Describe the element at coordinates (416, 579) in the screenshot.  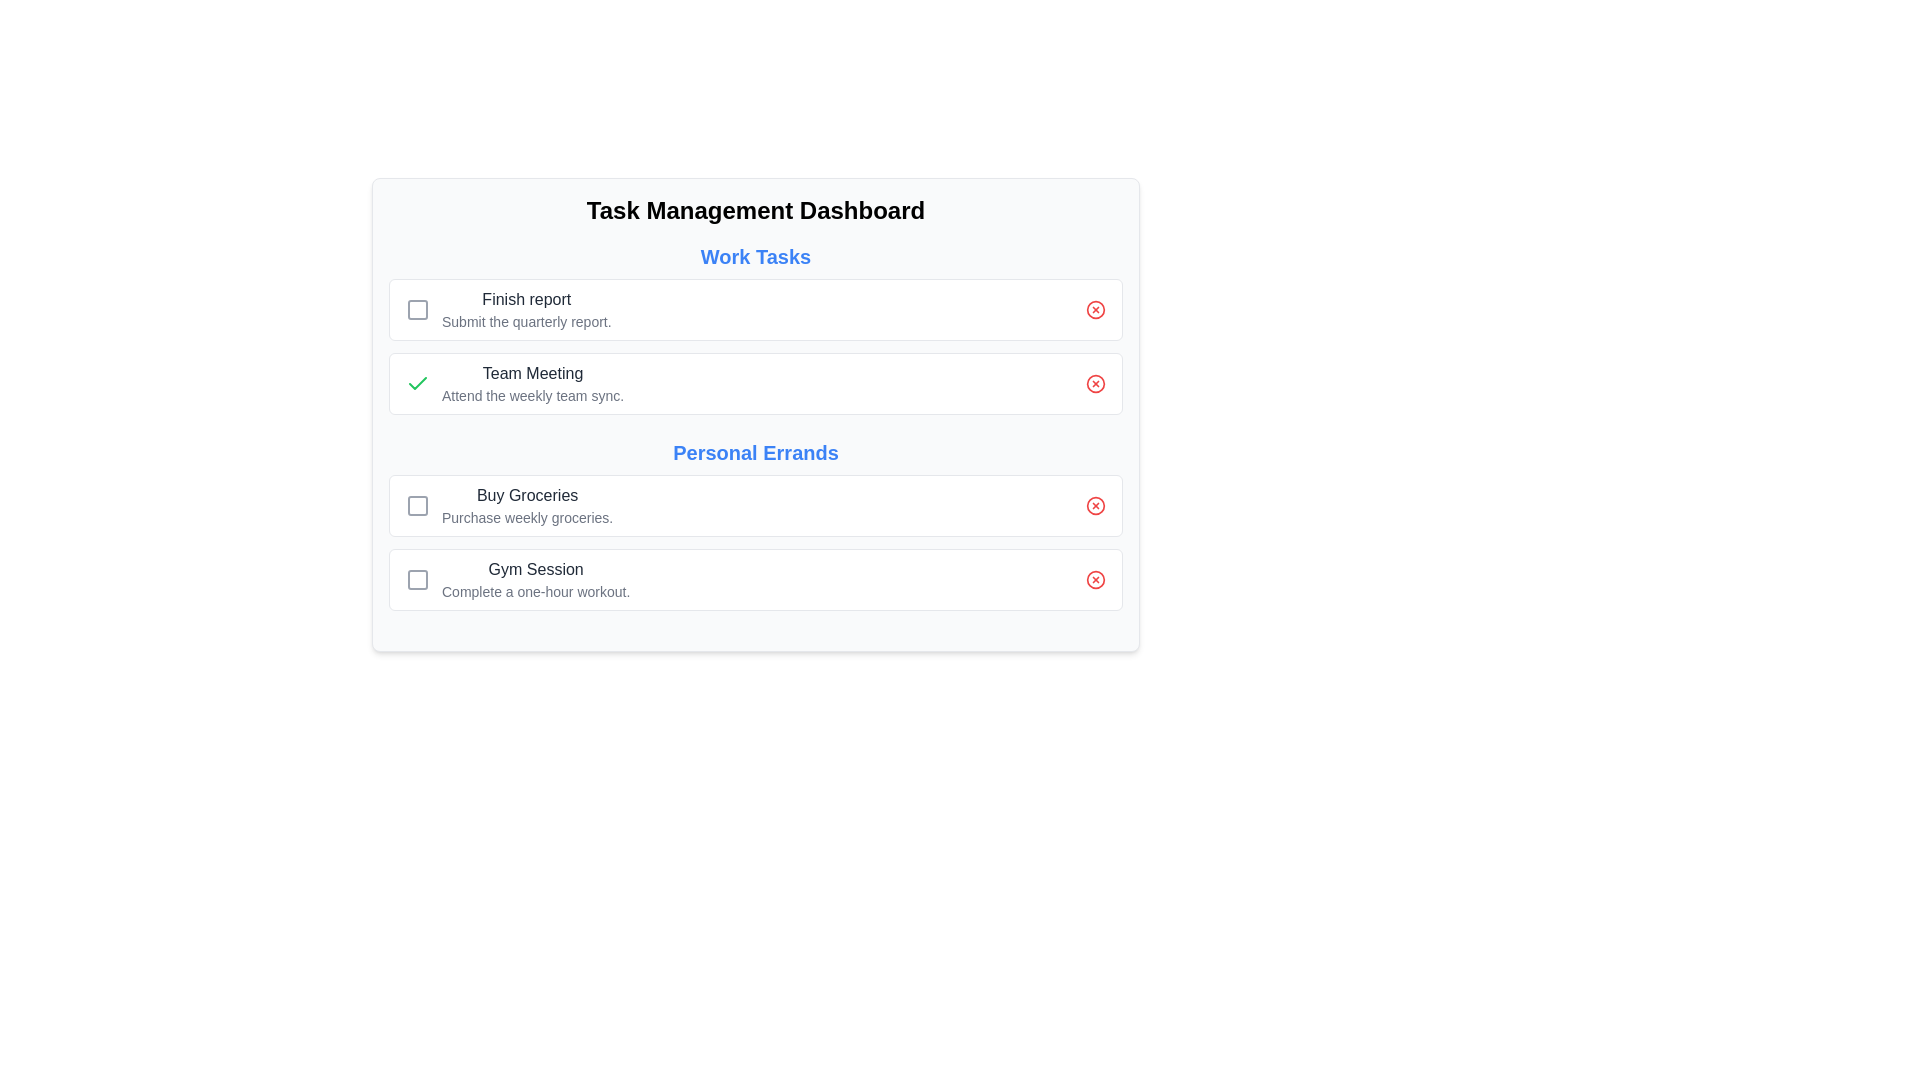
I see `the checkbox-like interactive control` at that location.